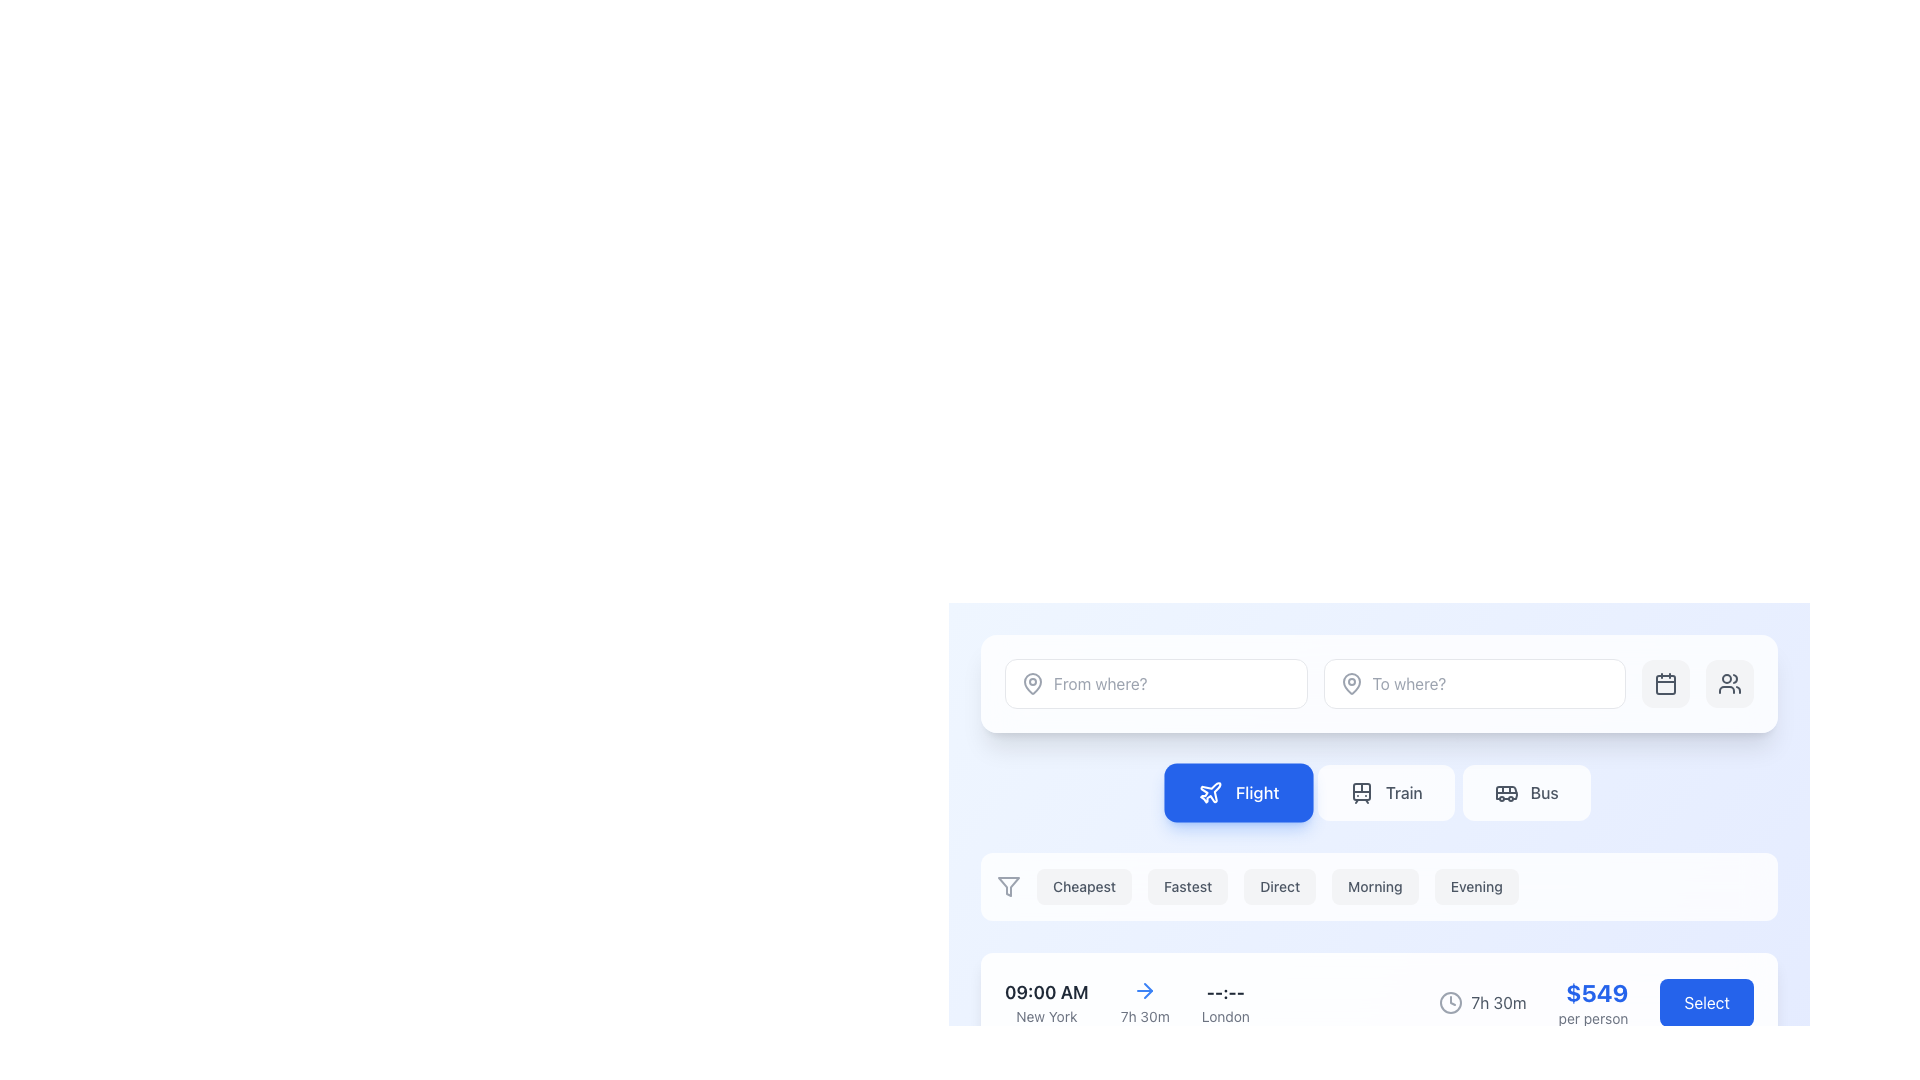  Describe the element at coordinates (1032, 681) in the screenshot. I see `the pin or location marker icon located within the input box labeled 'From where?'. This icon has a drop-shaped outline and is part of an SVG icon group` at that location.